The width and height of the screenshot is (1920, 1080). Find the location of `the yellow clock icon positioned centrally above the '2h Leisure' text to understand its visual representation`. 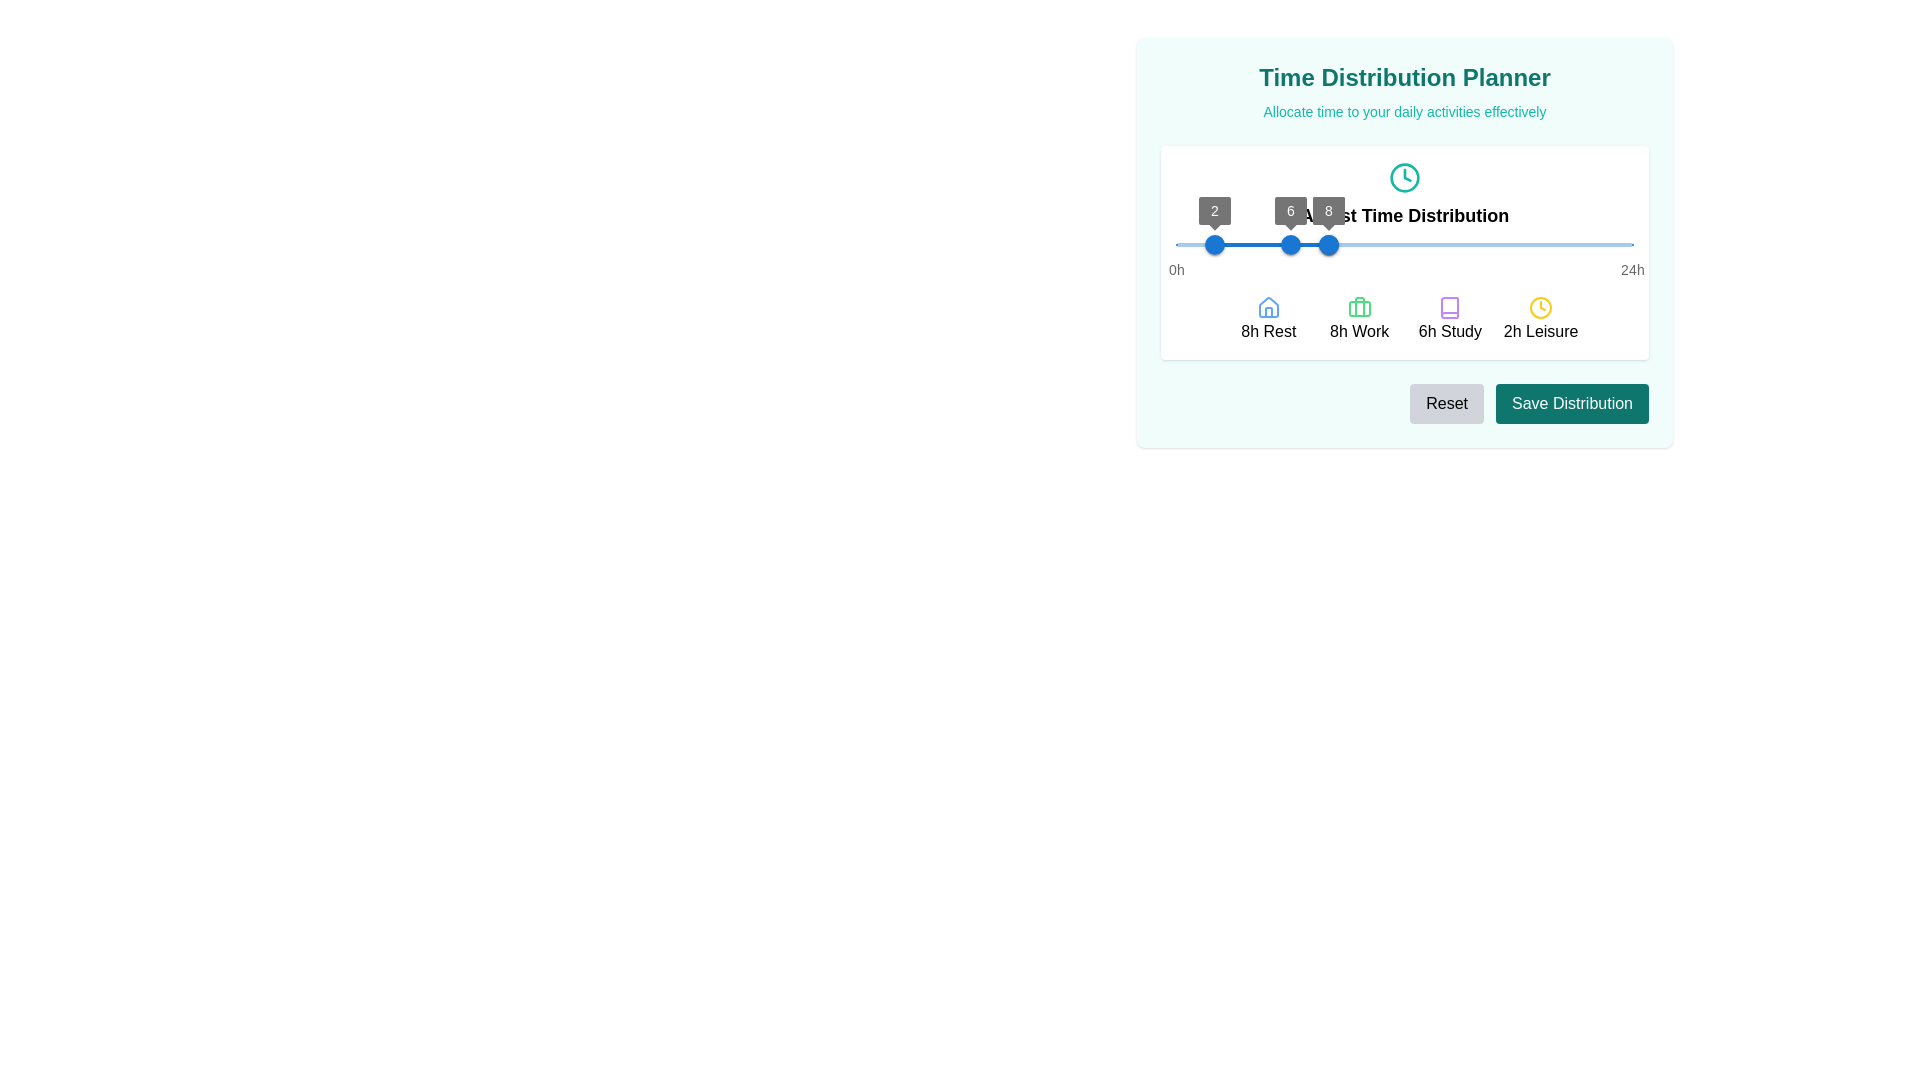

the yellow clock icon positioned centrally above the '2h Leisure' text to understand its visual representation is located at coordinates (1540, 308).